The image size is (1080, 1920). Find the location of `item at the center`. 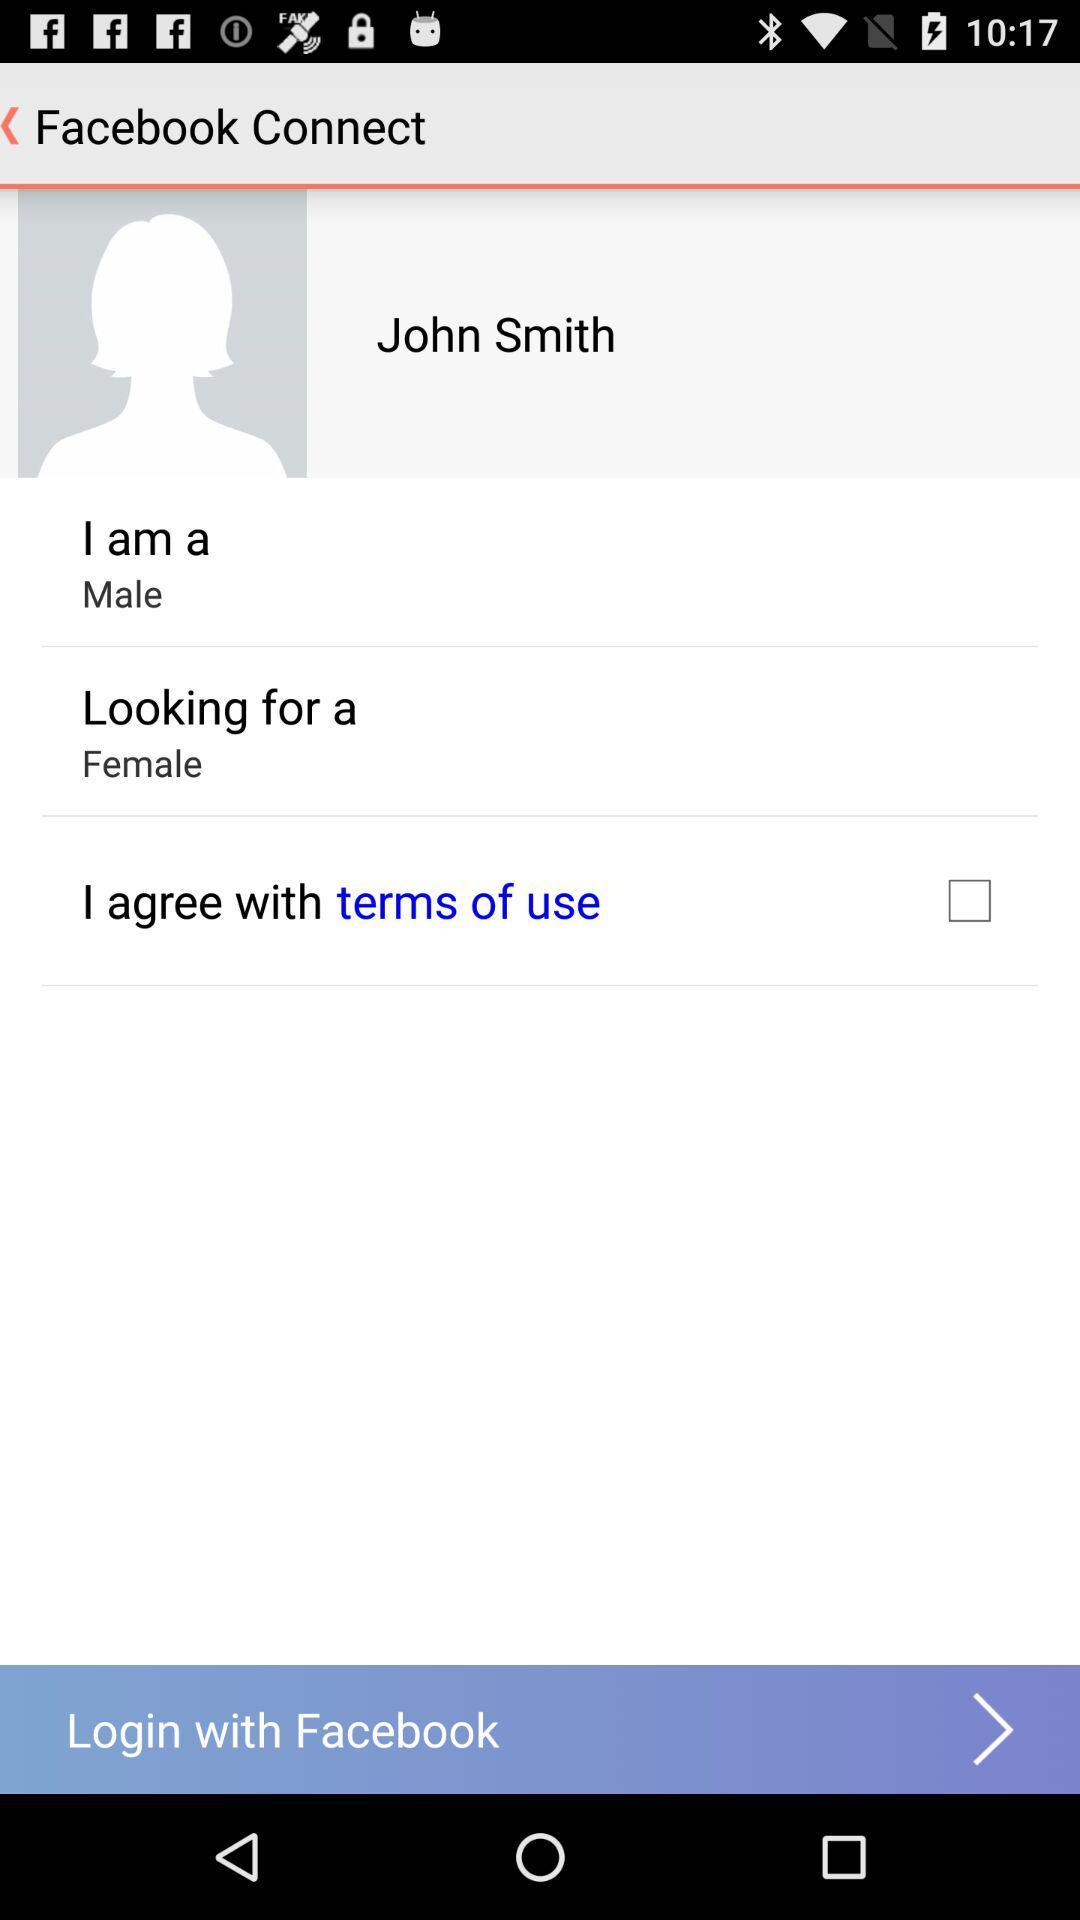

item at the center is located at coordinates (468, 899).